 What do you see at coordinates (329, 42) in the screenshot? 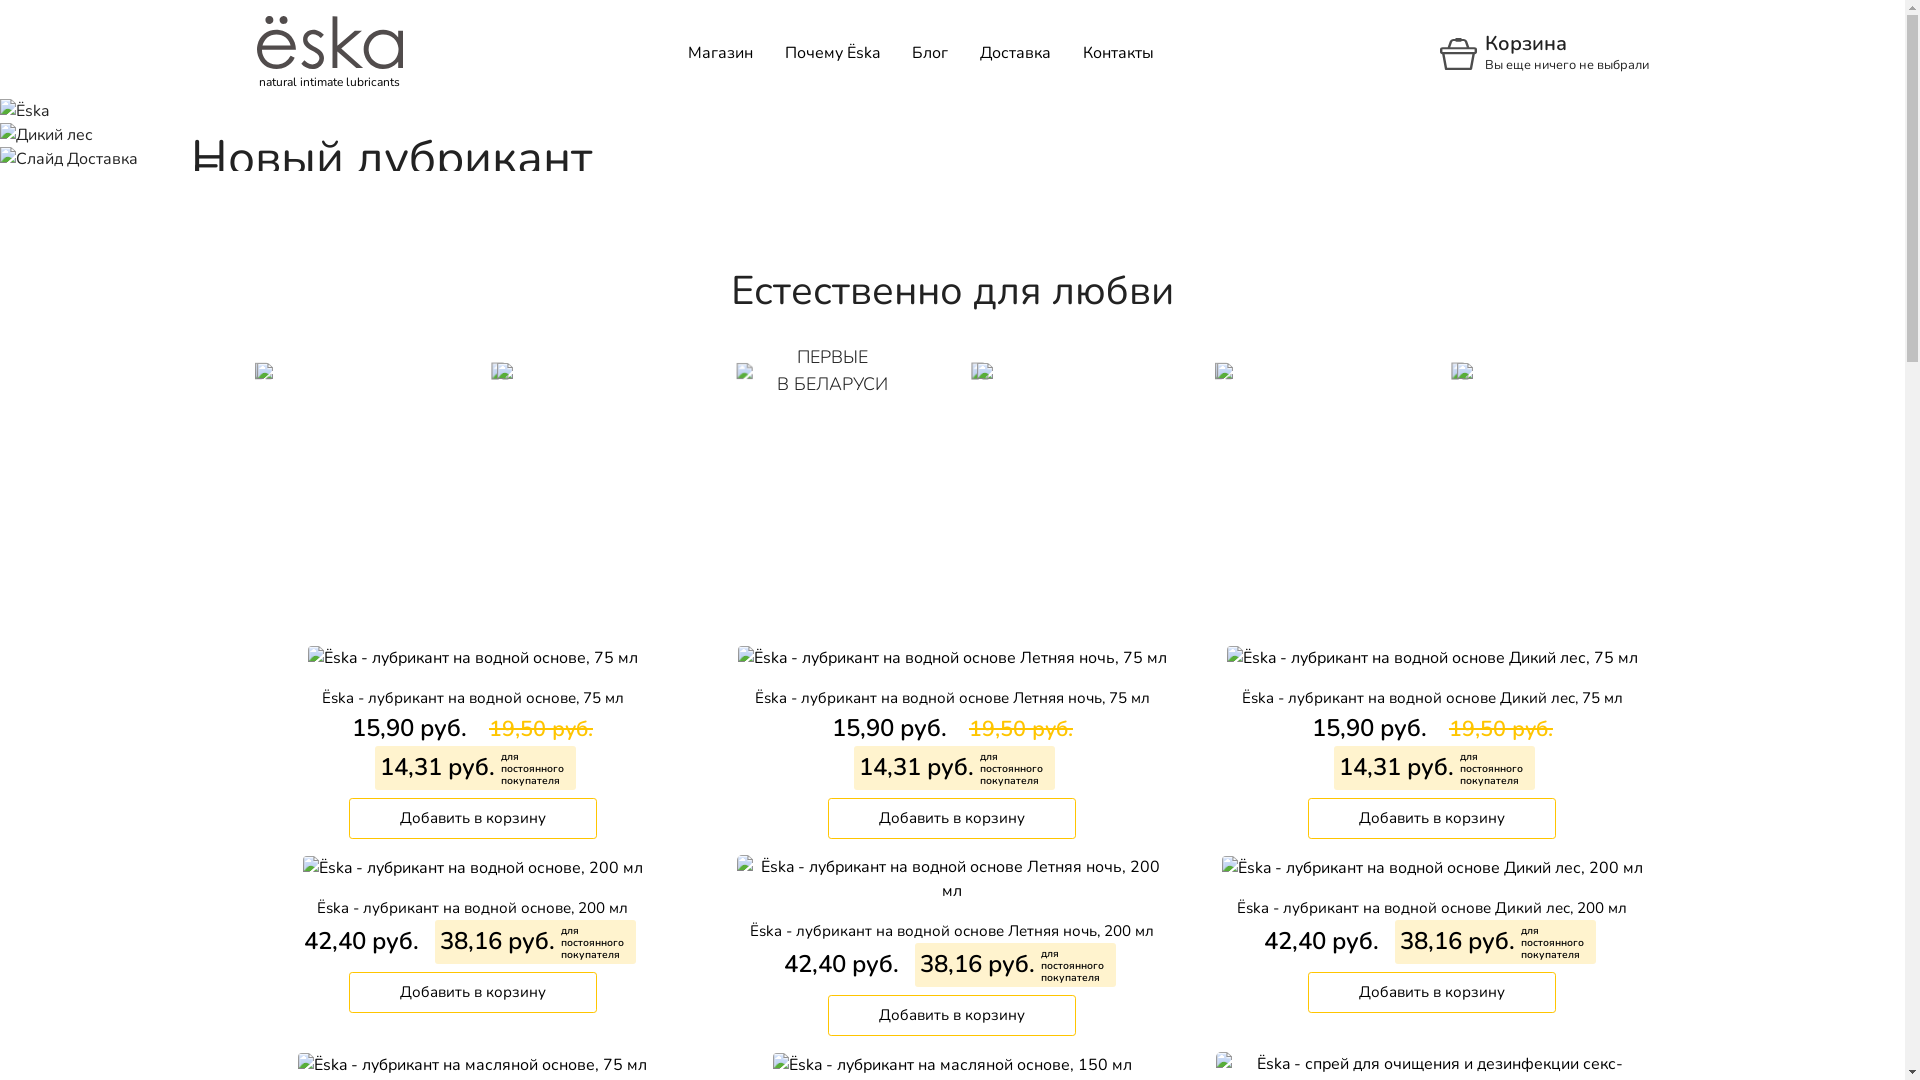
I see `'natural intimate lubricants'` at bounding box center [329, 42].